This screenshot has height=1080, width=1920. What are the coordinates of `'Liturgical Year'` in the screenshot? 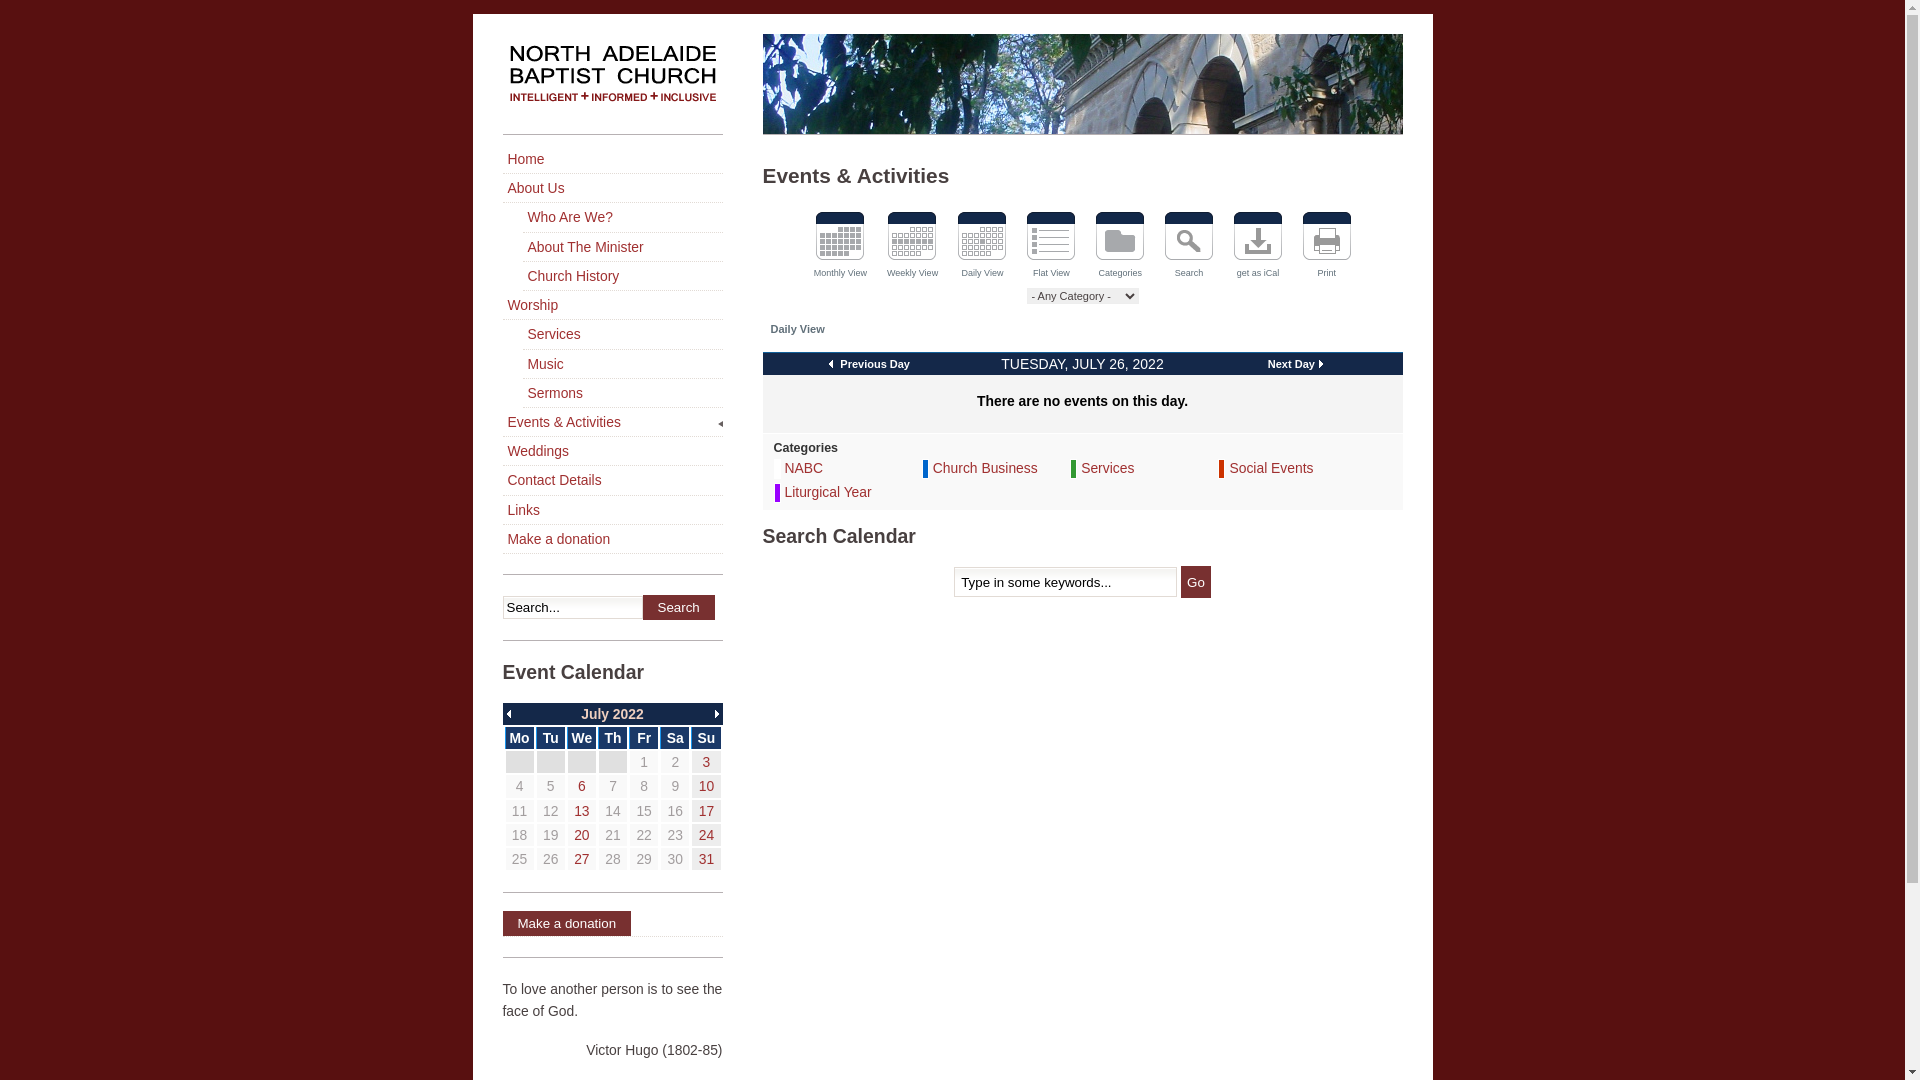 It's located at (827, 492).